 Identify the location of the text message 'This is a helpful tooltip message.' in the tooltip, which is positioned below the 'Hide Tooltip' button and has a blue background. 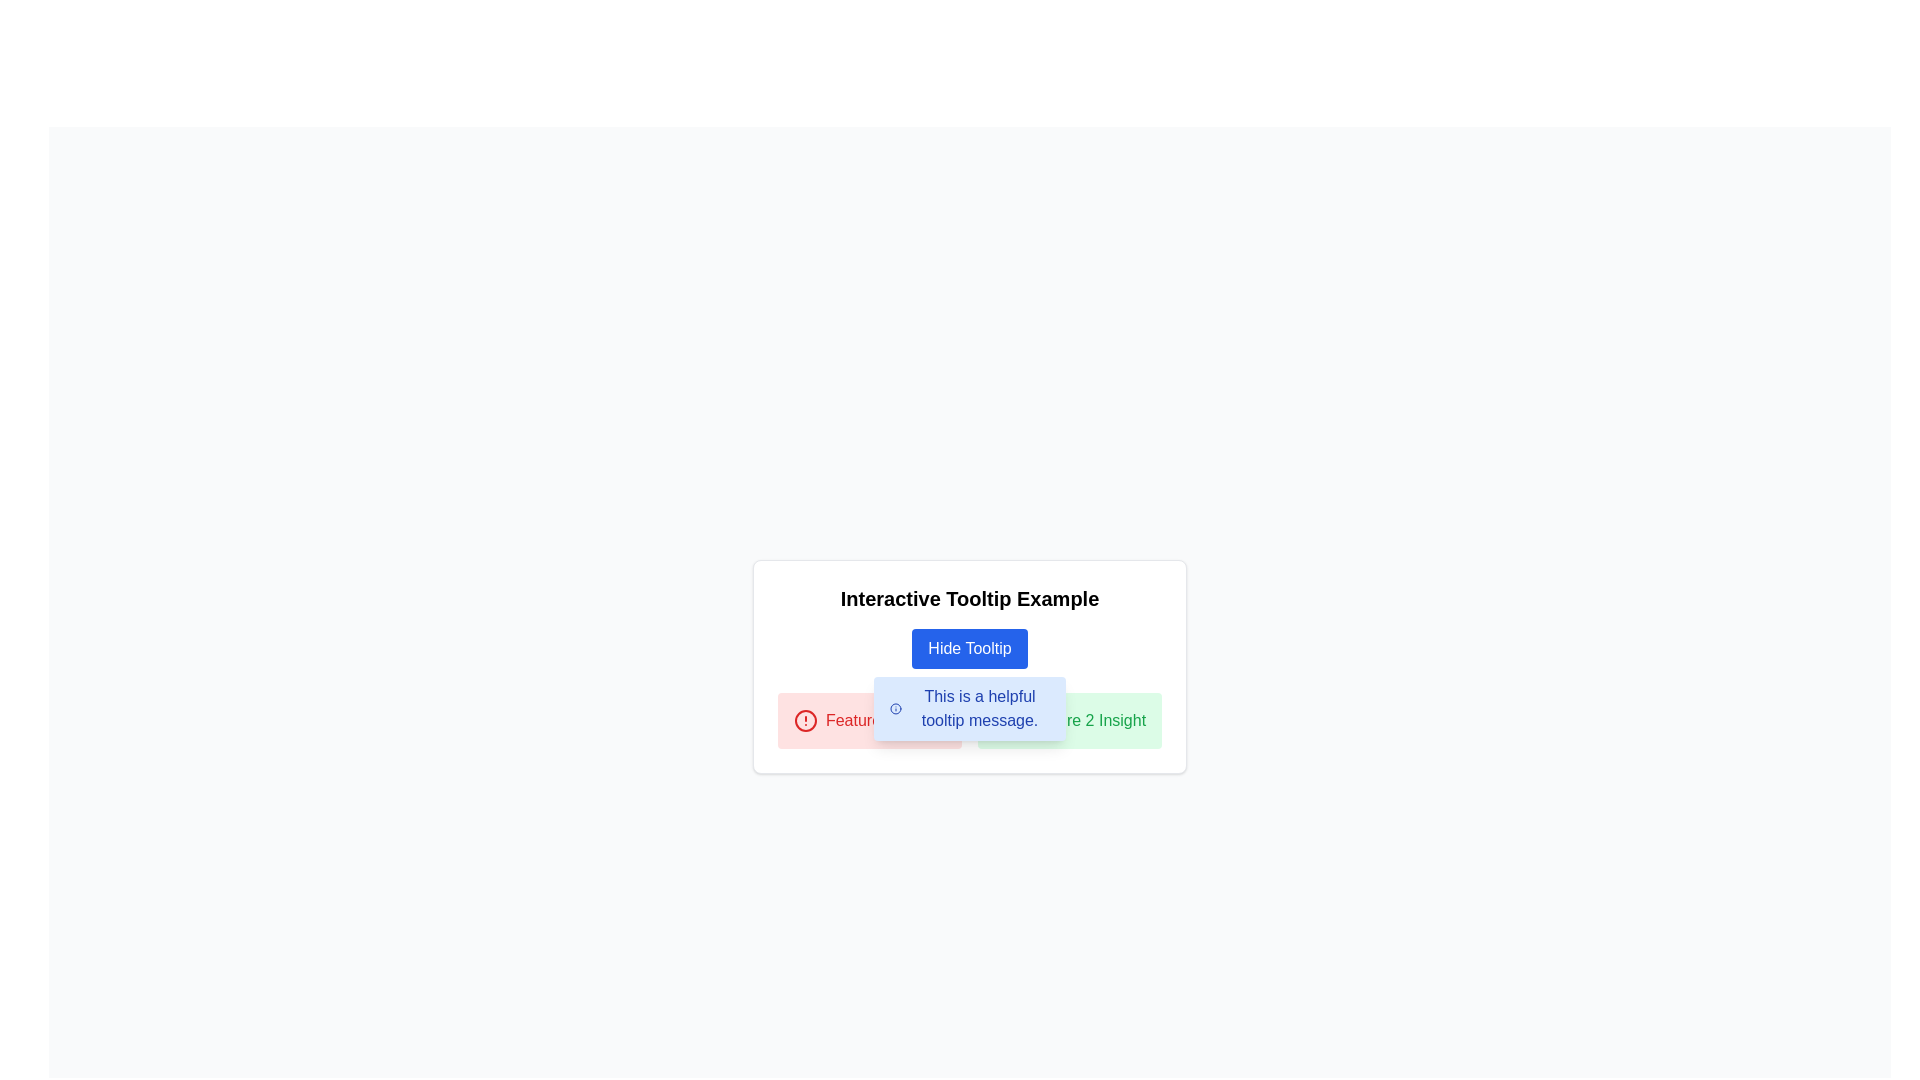
(969, 708).